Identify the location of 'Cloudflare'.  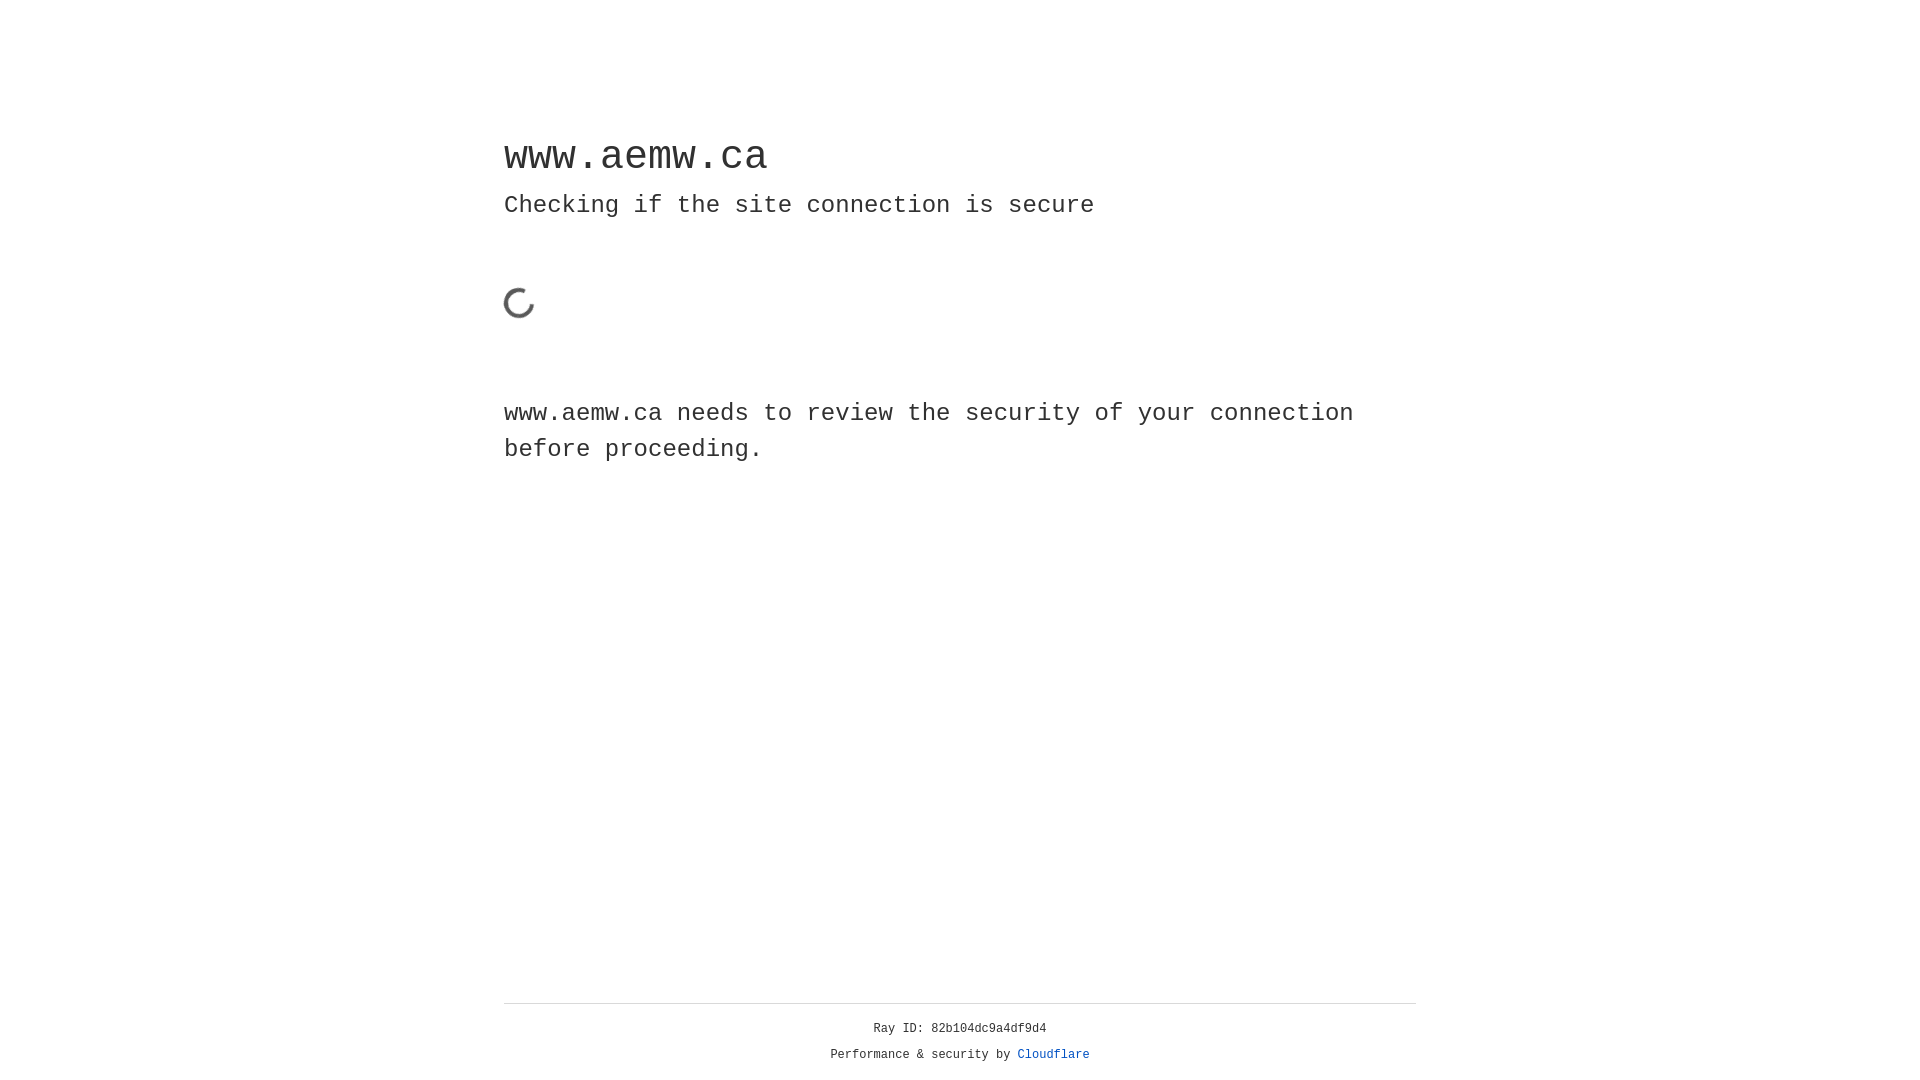
(1053, 1054).